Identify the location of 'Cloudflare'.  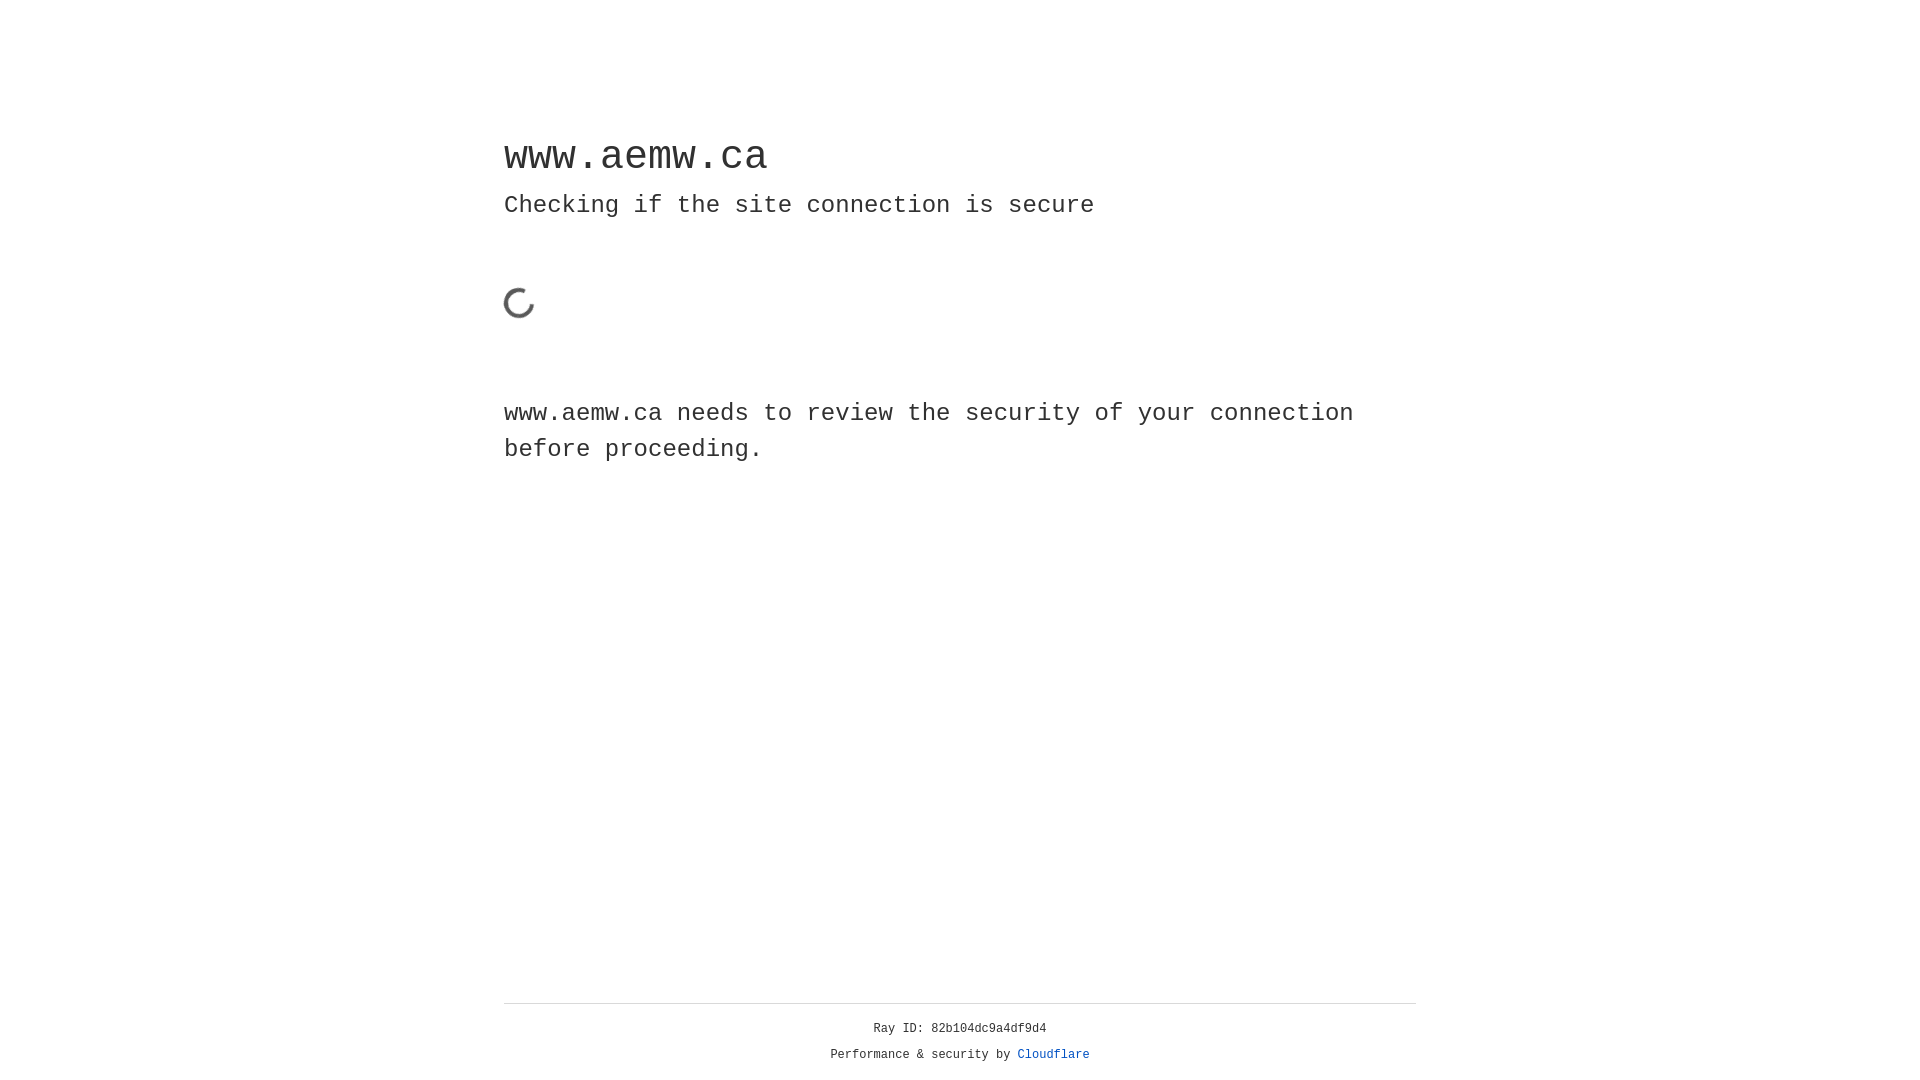
(1053, 1054).